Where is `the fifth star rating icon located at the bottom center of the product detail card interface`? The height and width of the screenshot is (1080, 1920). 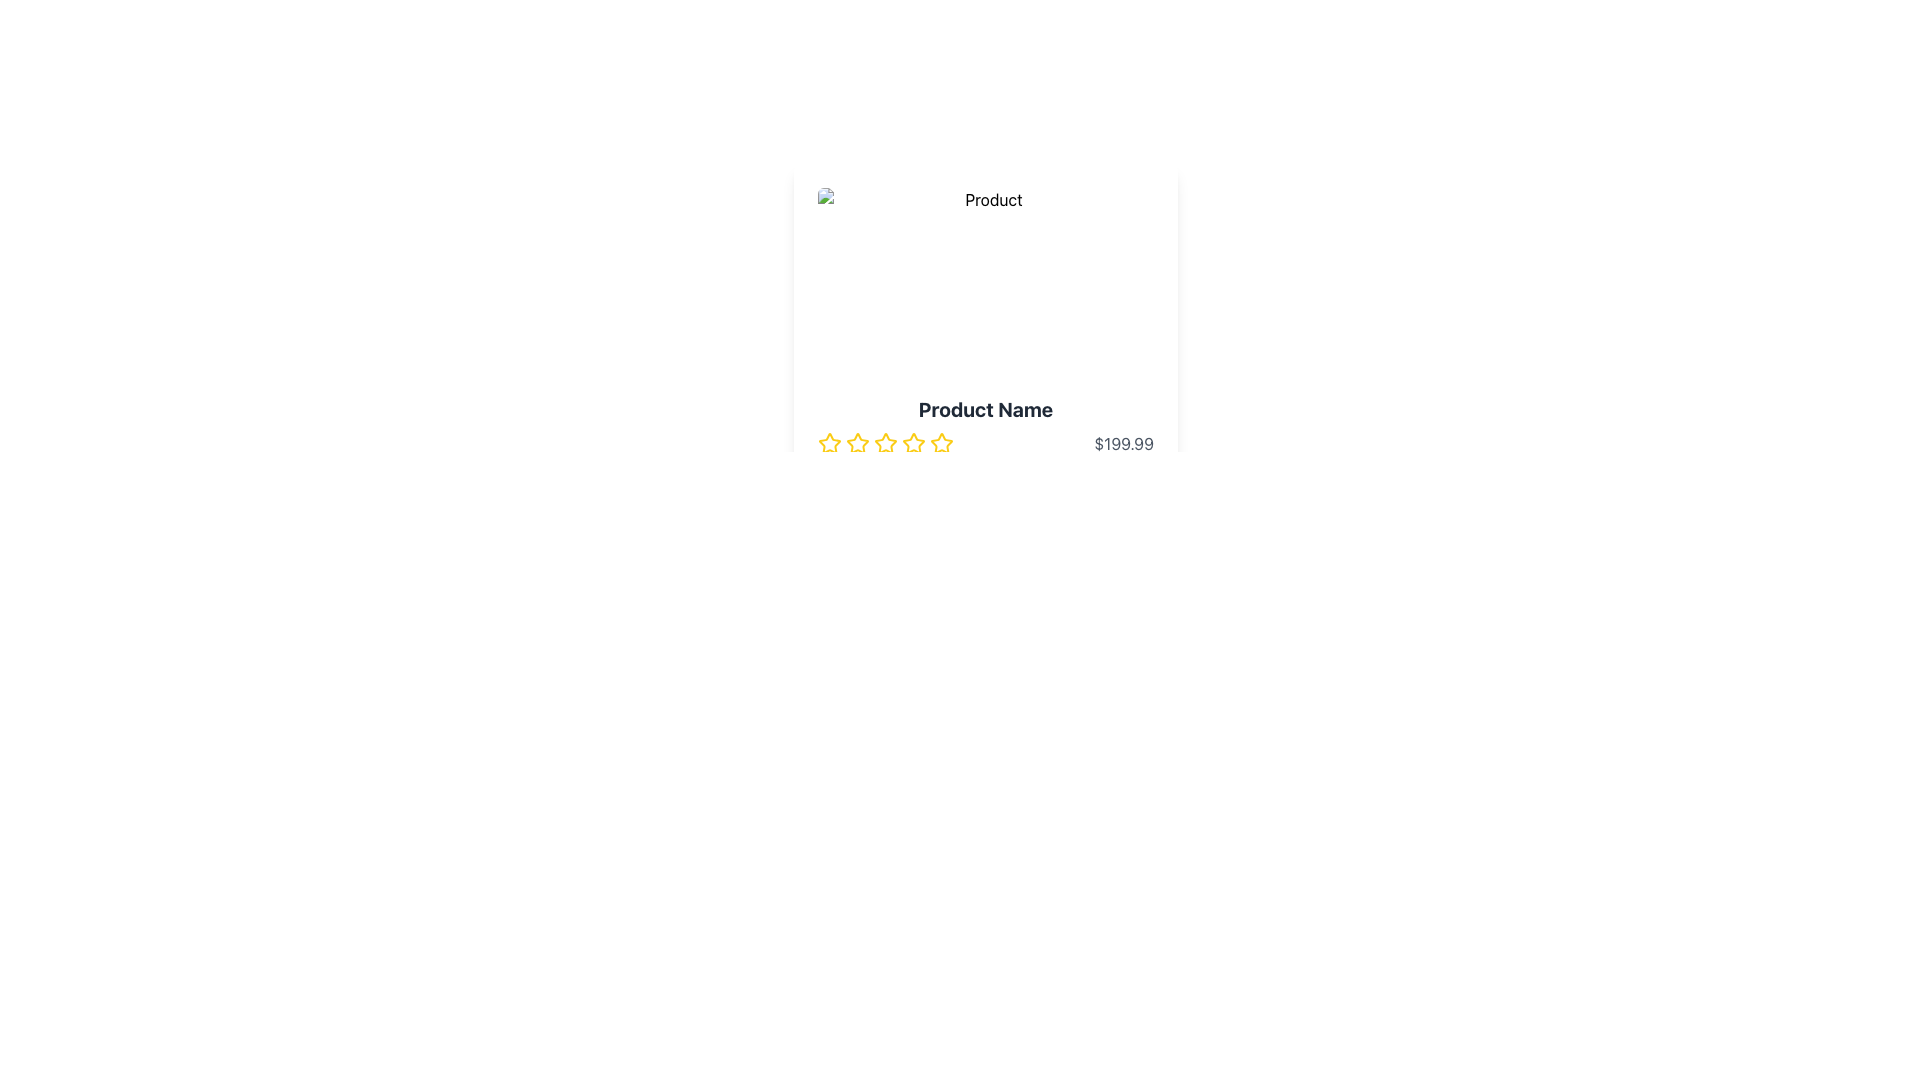
the fifth star rating icon located at the bottom center of the product detail card interface is located at coordinates (940, 442).